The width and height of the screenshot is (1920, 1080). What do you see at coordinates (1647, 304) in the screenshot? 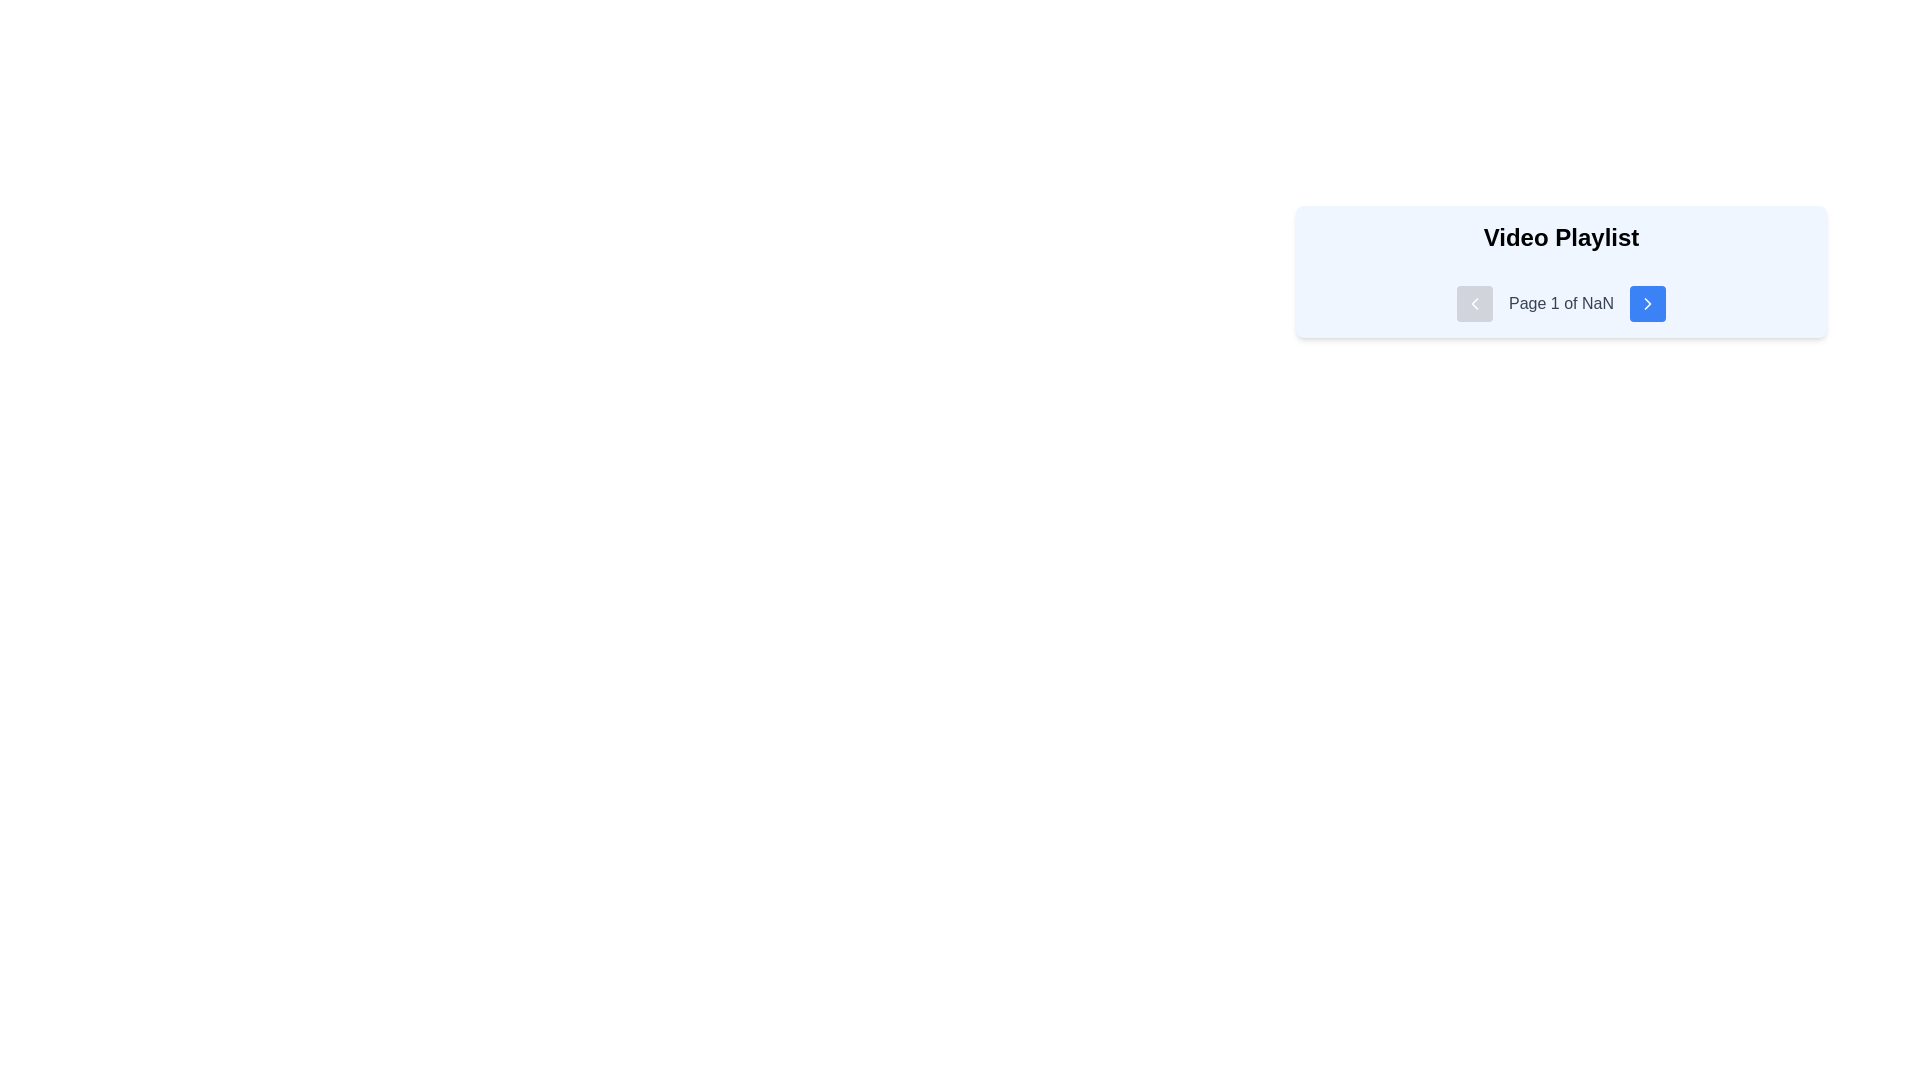
I see `the blue button with rounded edges and a white arrow pointing to the right, located in the navigation bar below the title 'Video Playlist'` at bounding box center [1647, 304].